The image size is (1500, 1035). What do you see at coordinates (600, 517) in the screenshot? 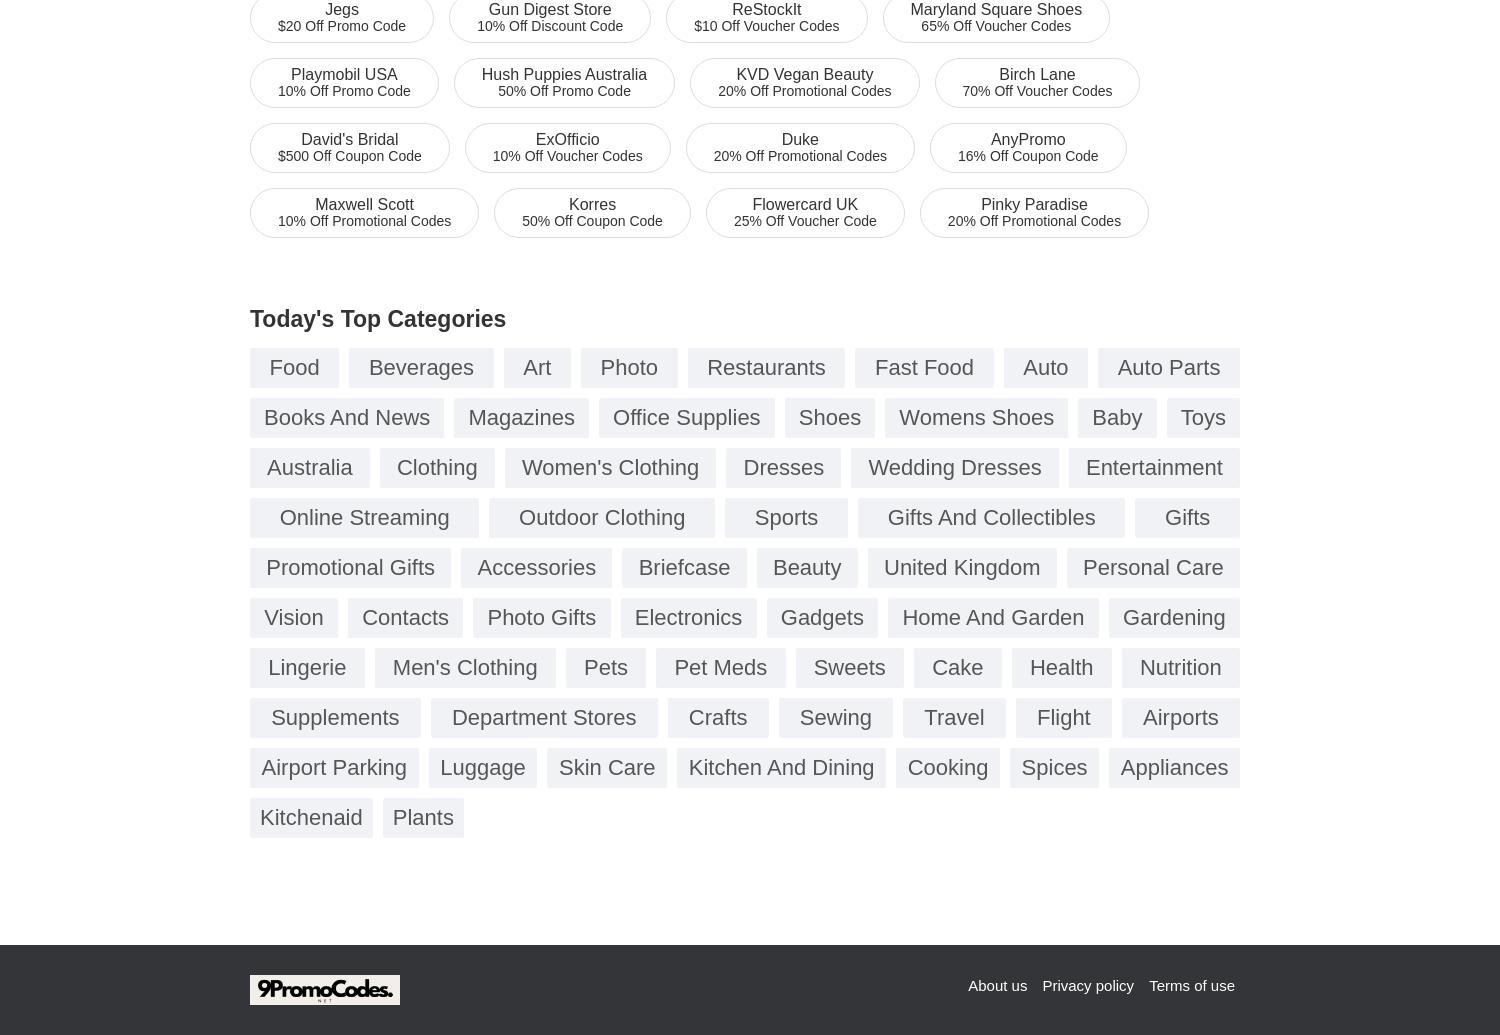
I see `'Outdoor Clothing'` at bounding box center [600, 517].